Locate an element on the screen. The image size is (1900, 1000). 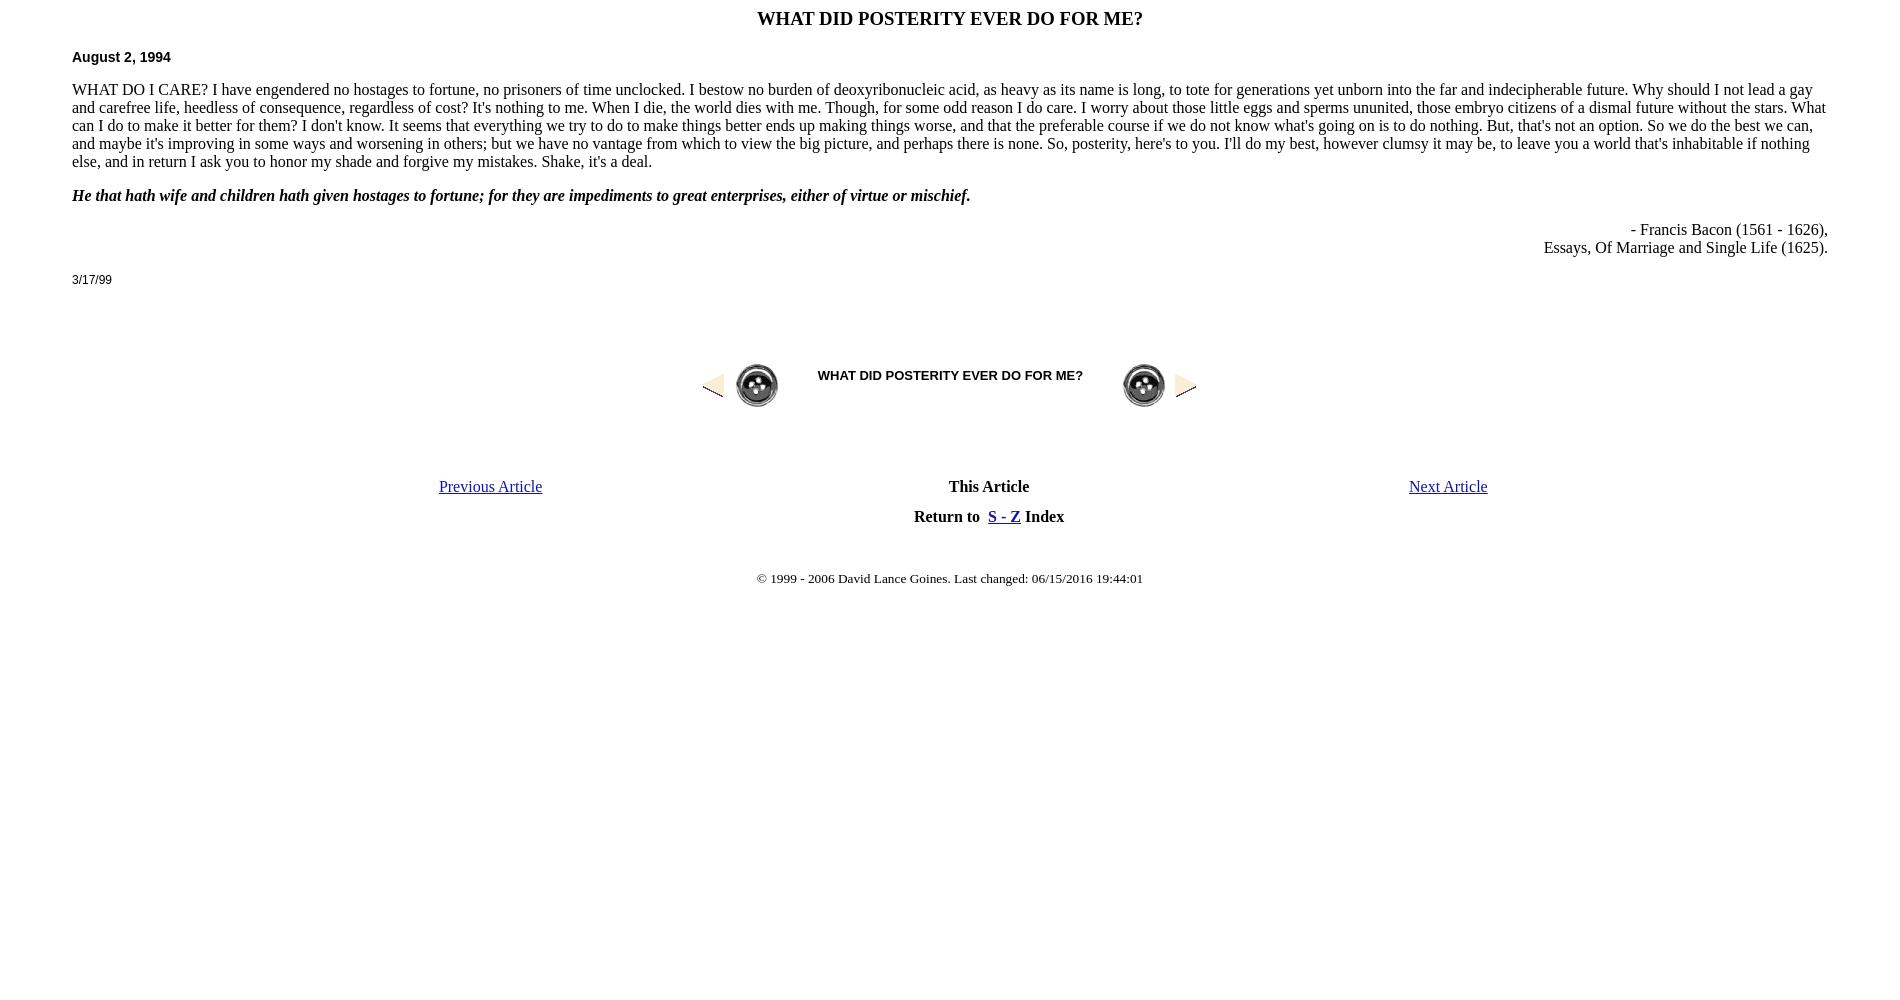
'This Article' is located at coordinates (988, 484).